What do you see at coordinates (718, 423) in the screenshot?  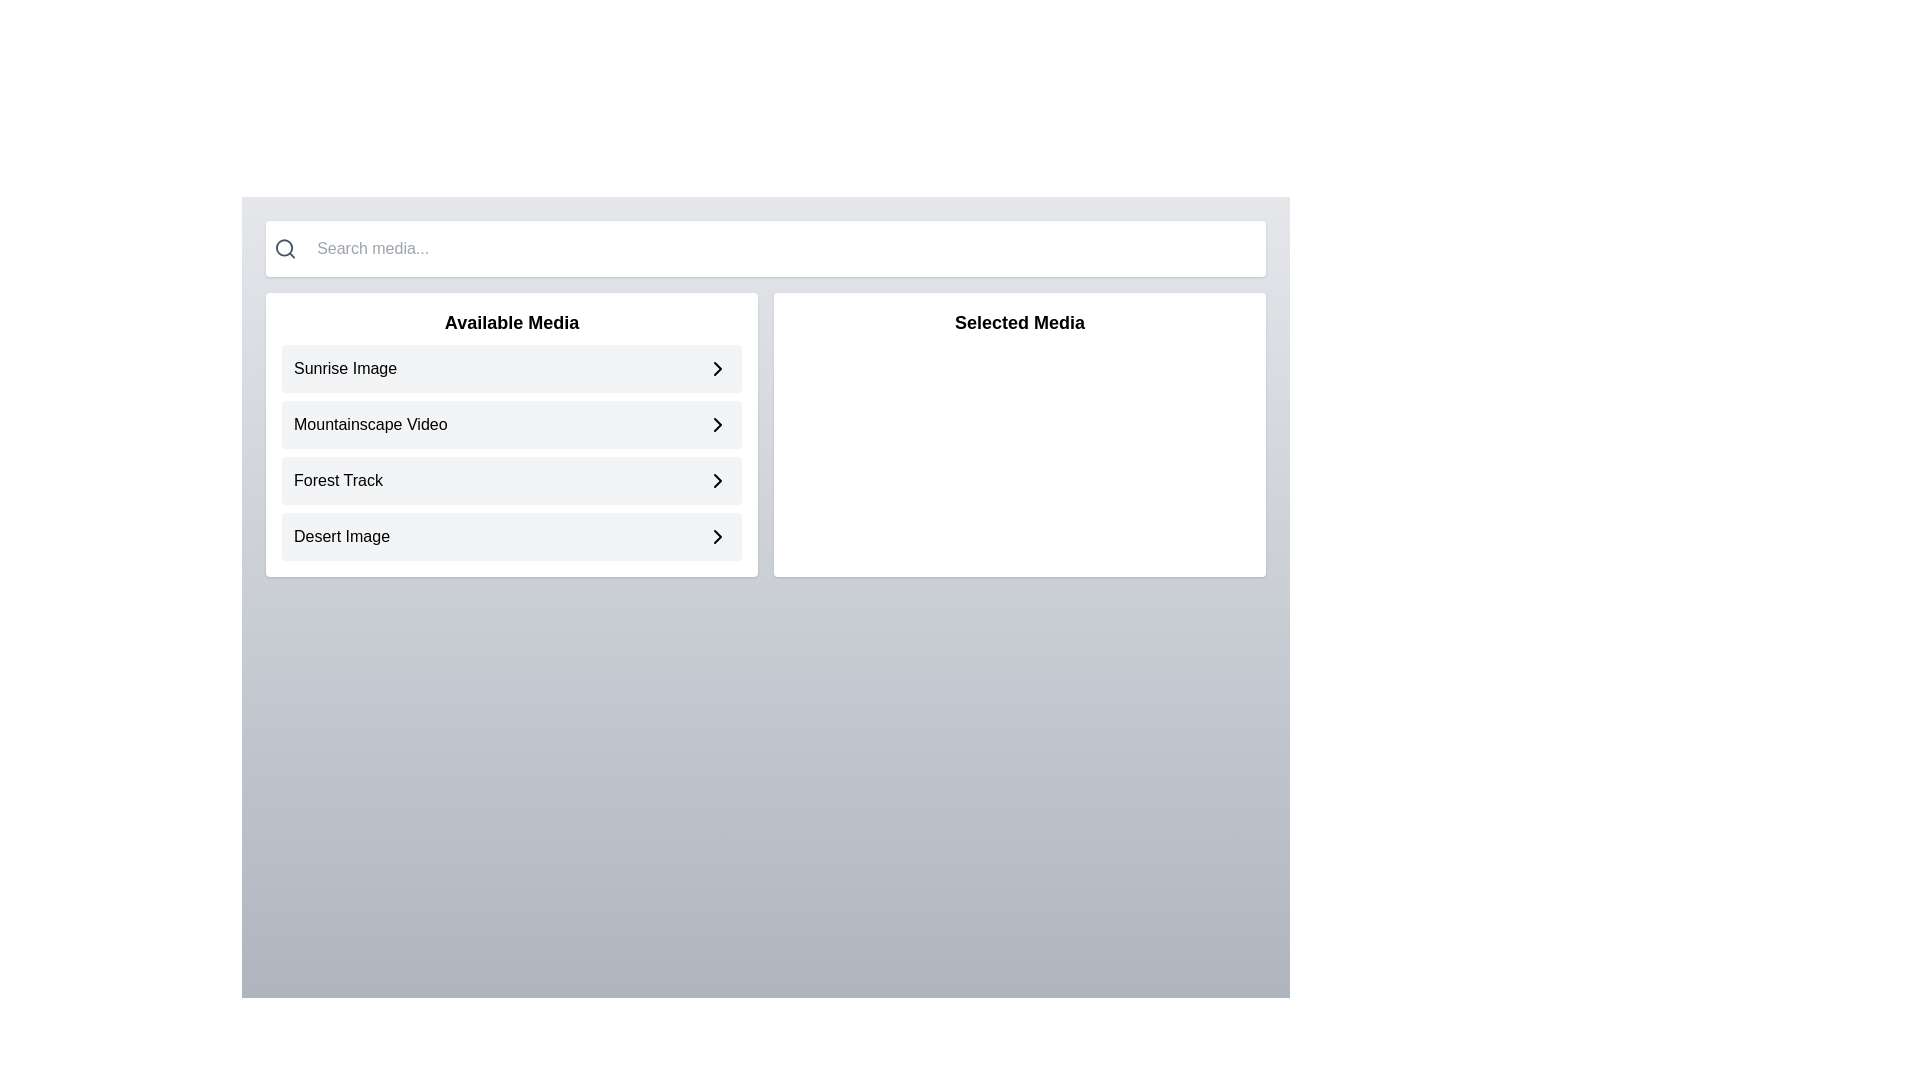 I see `the Chevron icon located in the 'Available Media' column beside the 'Mountainscape Video' row` at bounding box center [718, 423].